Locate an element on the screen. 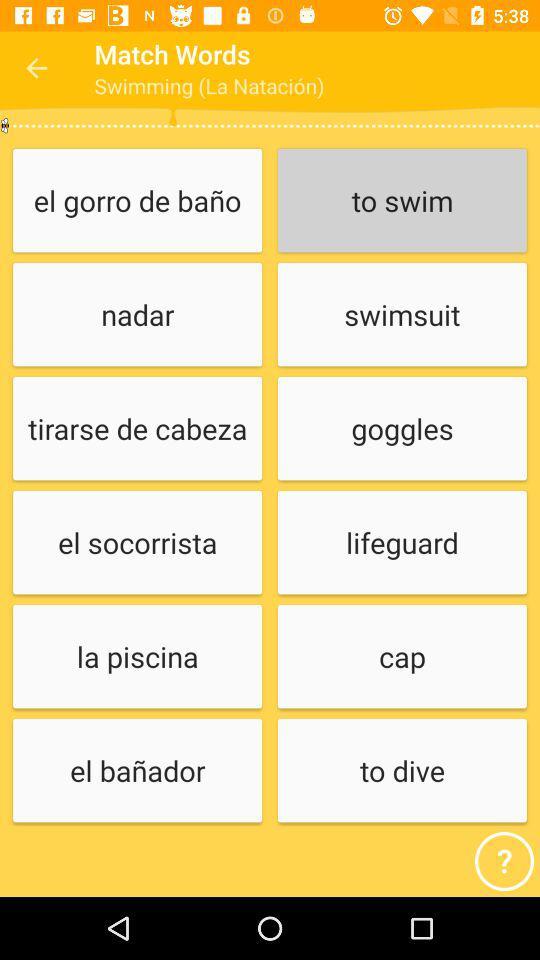 This screenshot has width=540, height=960. icon above tirarse de cabeza is located at coordinates (136, 315).